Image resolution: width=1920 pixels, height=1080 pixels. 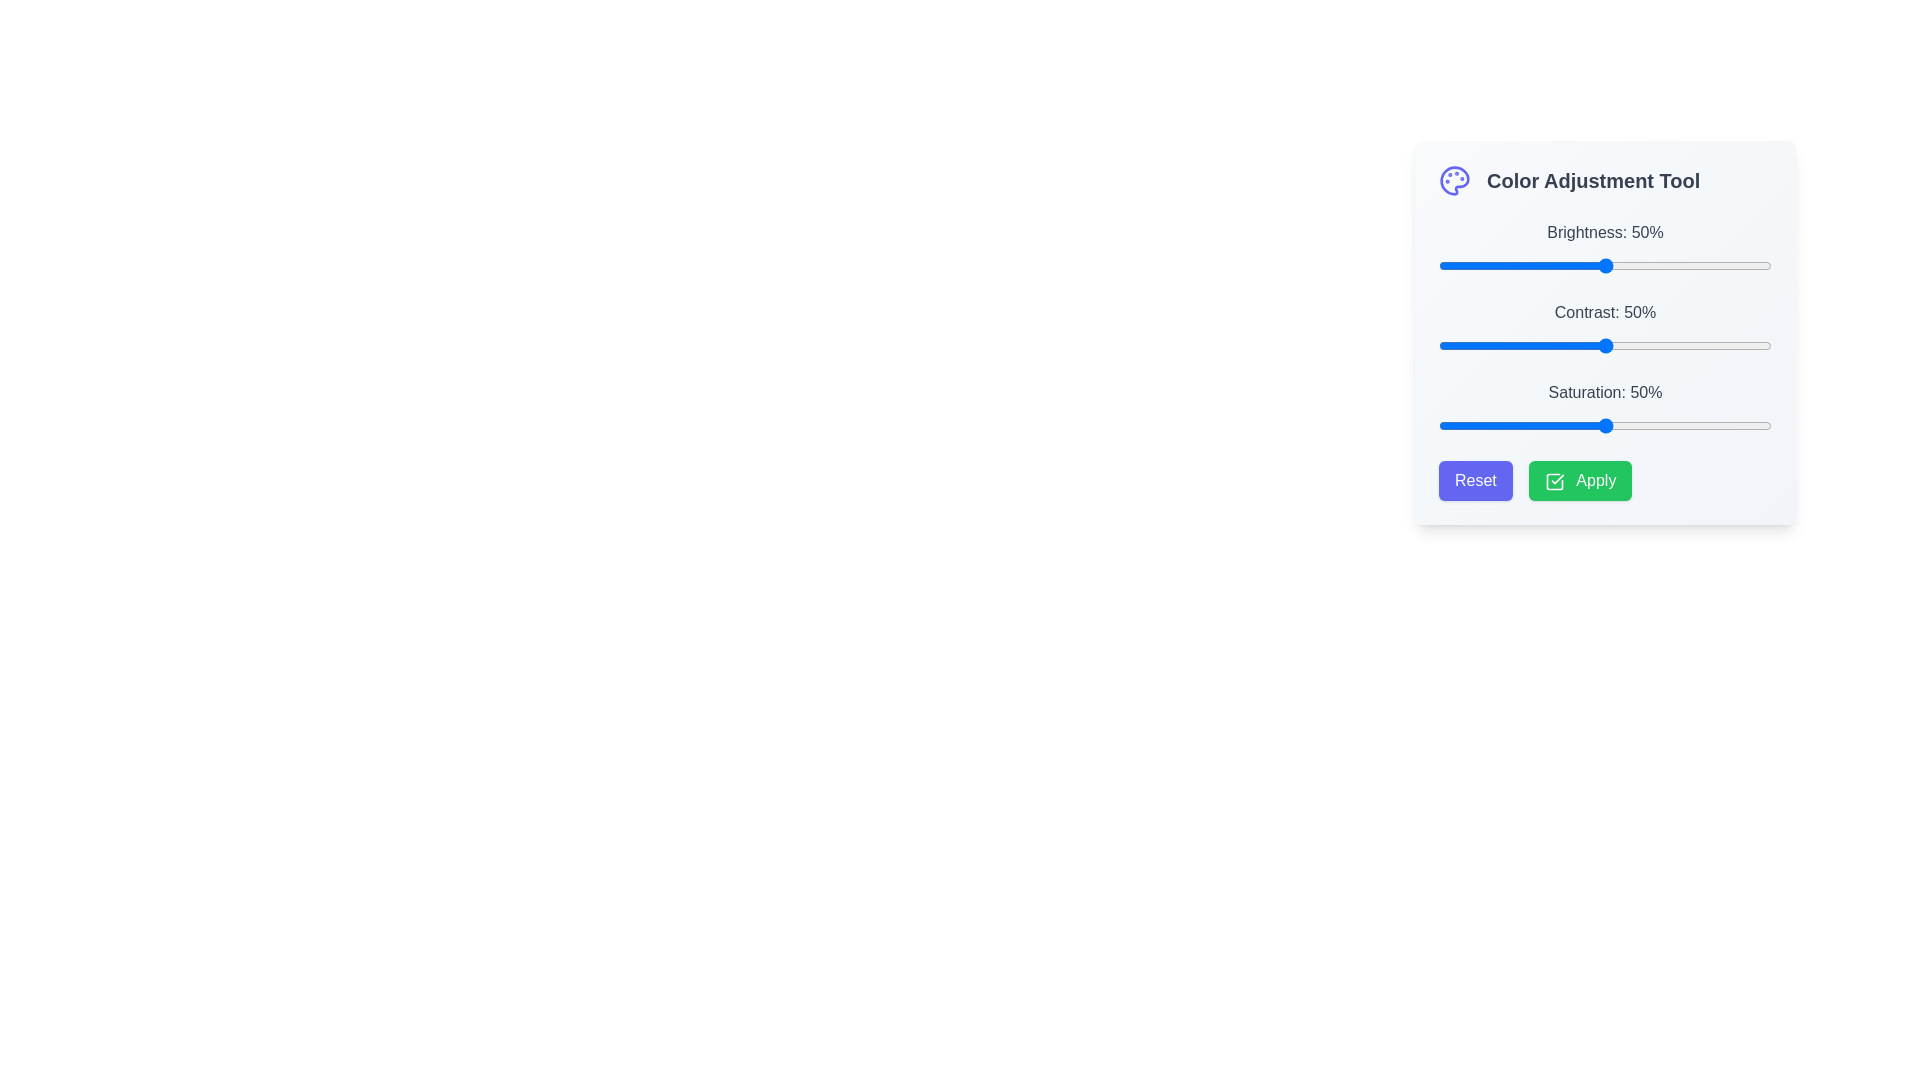 I want to click on the slider, so click(x=1597, y=424).